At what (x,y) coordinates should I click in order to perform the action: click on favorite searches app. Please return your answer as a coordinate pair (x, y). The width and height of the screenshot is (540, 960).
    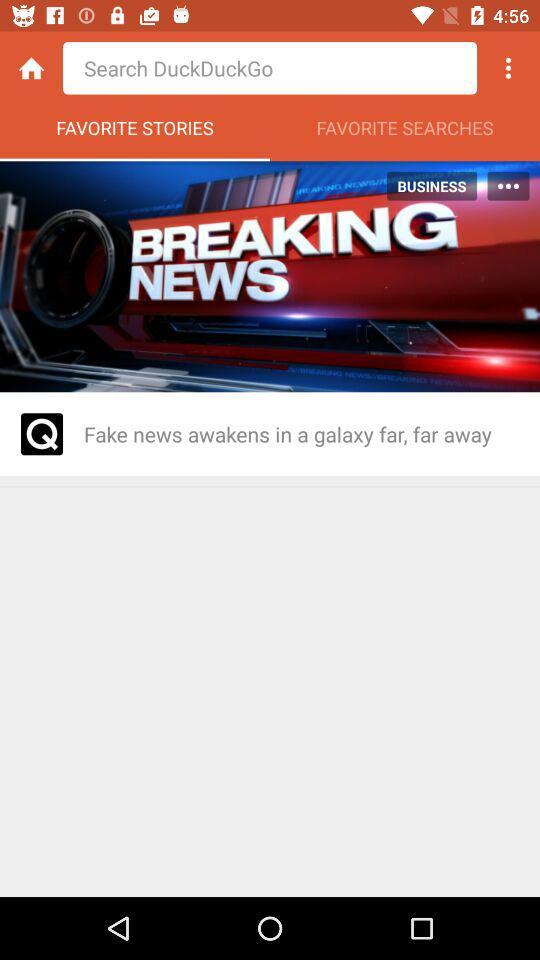
    Looking at the image, I should click on (405, 132).